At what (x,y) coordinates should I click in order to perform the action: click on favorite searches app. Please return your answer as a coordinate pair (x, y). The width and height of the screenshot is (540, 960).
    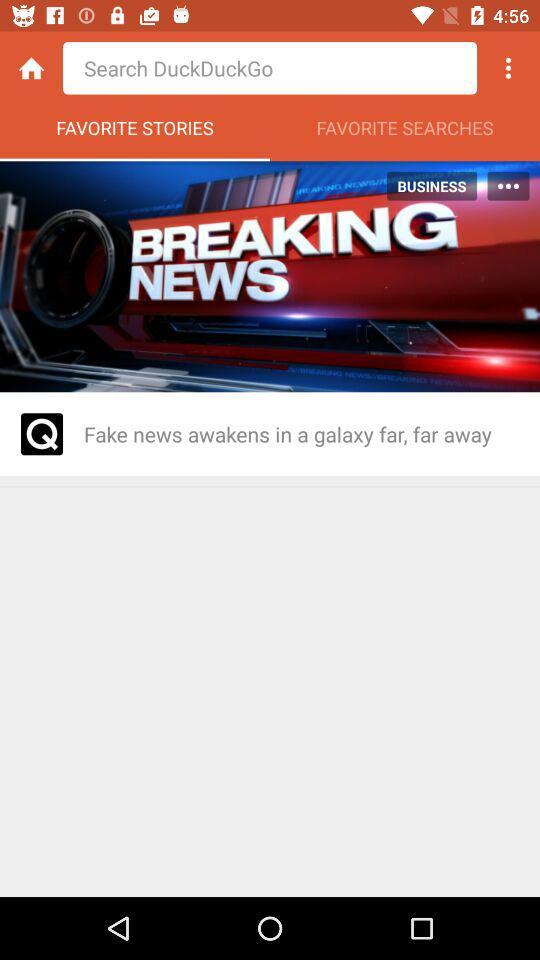
    Looking at the image, I should click on (405, 132).